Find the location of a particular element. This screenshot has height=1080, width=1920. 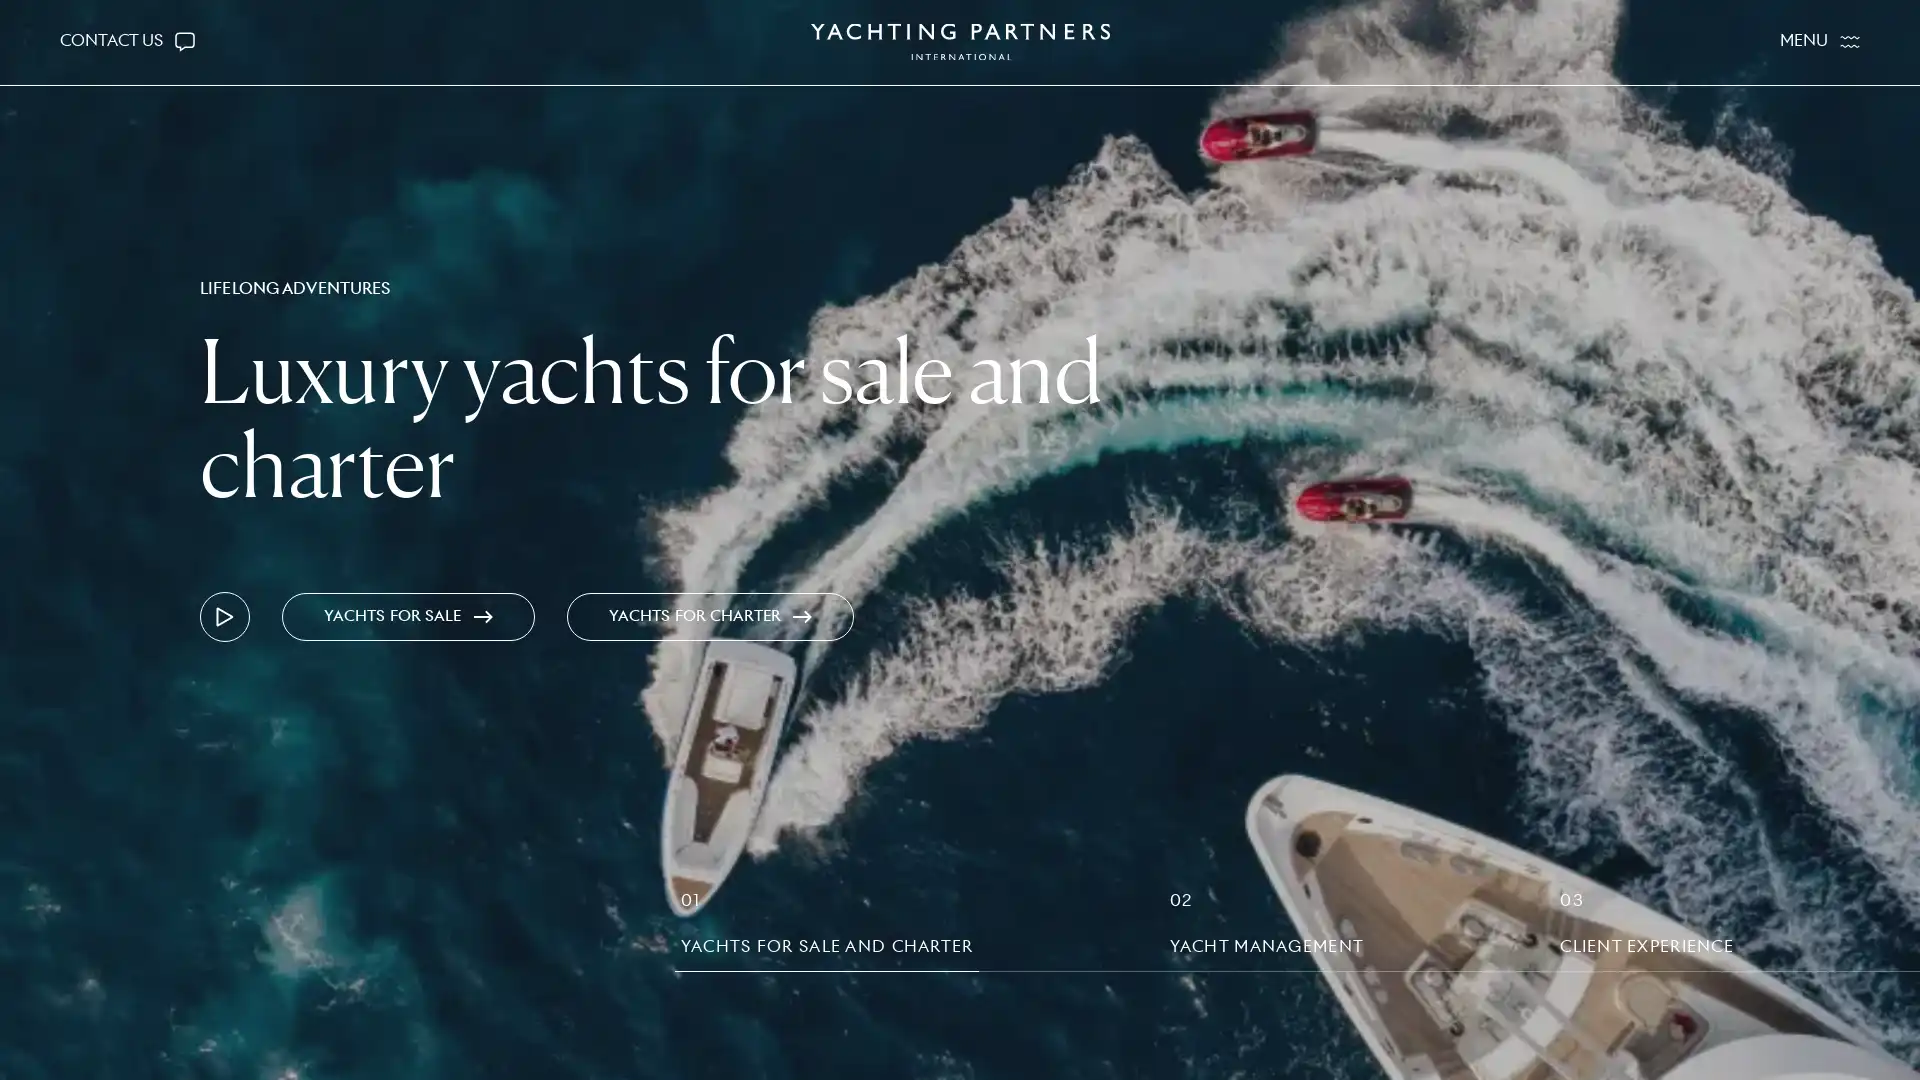

MENU is located at coordinates (1819, 41).